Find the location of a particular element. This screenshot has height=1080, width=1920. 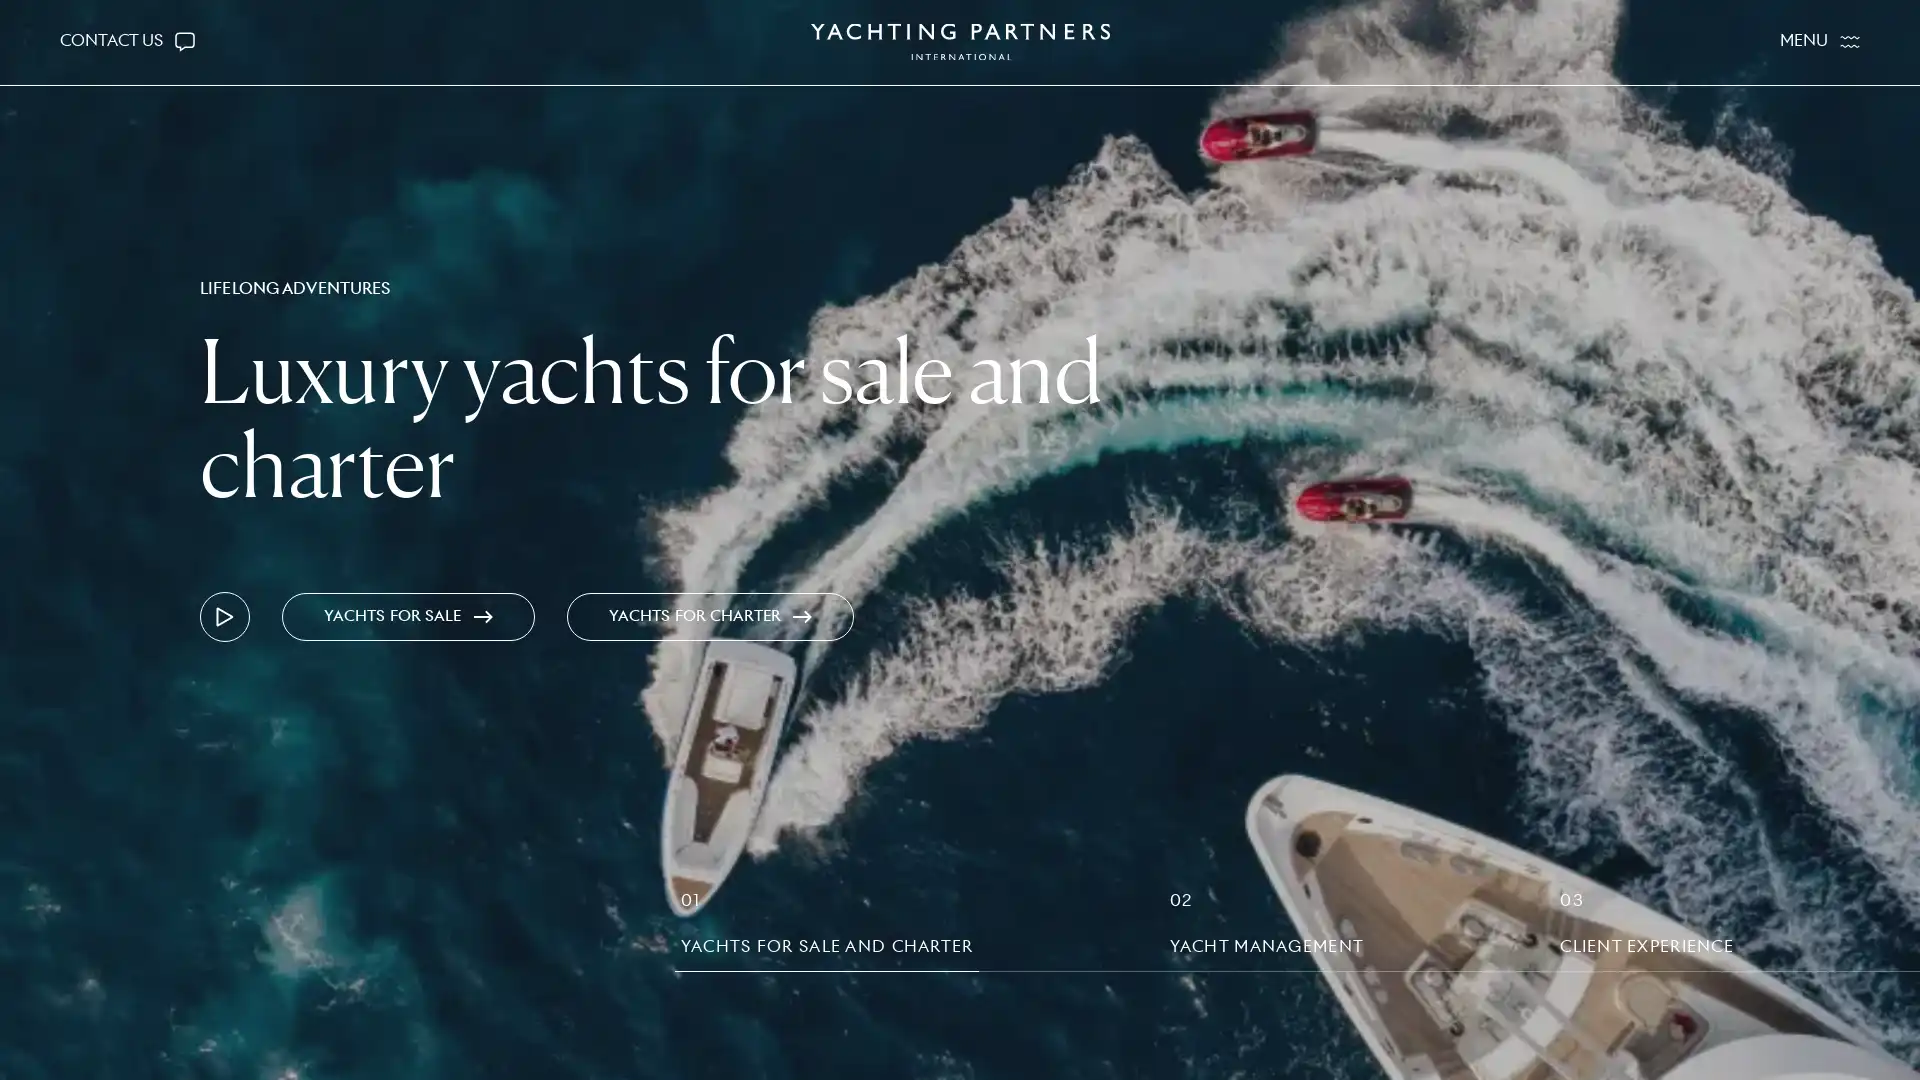

MENU is located at coordinates (1819, 41).